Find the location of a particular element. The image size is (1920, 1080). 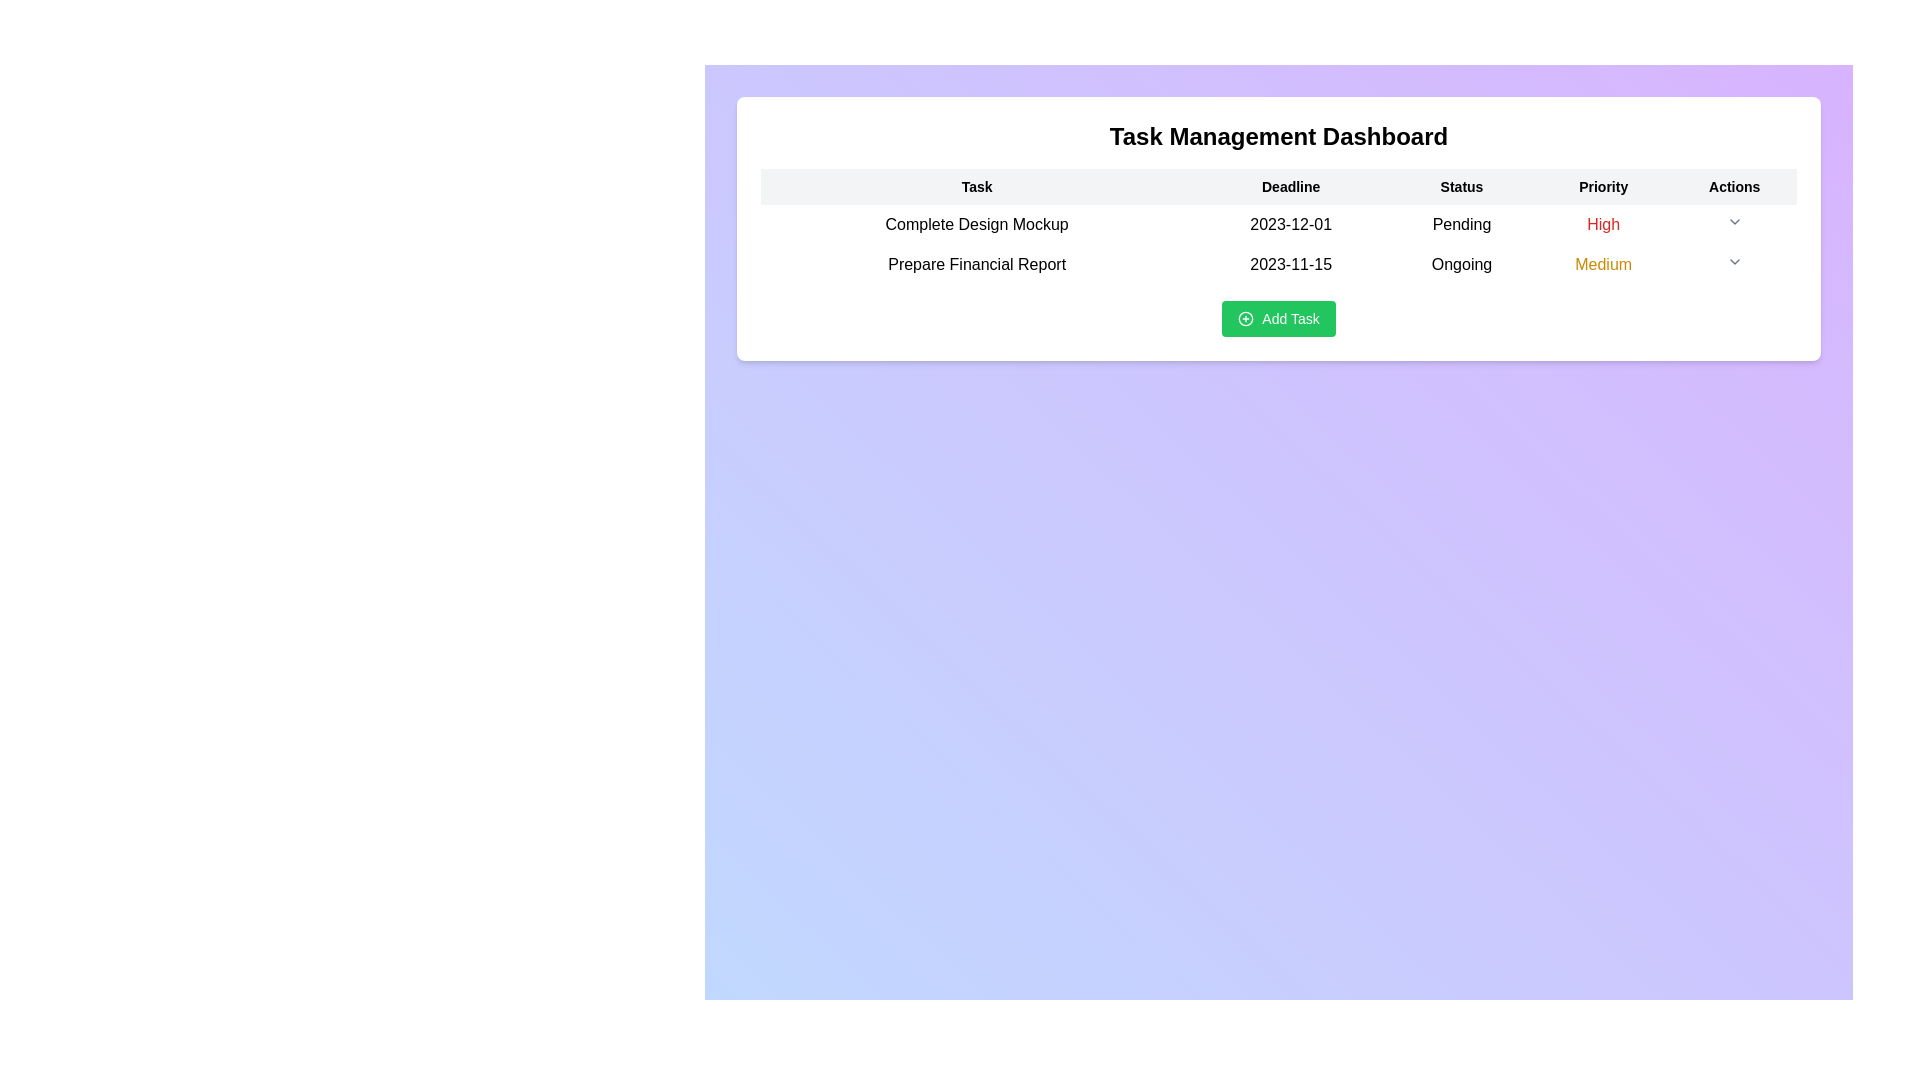

the 'Add Task' icon located within the green button to invoke the 'Add Task' functionality is located at coordinates (1245, 318).